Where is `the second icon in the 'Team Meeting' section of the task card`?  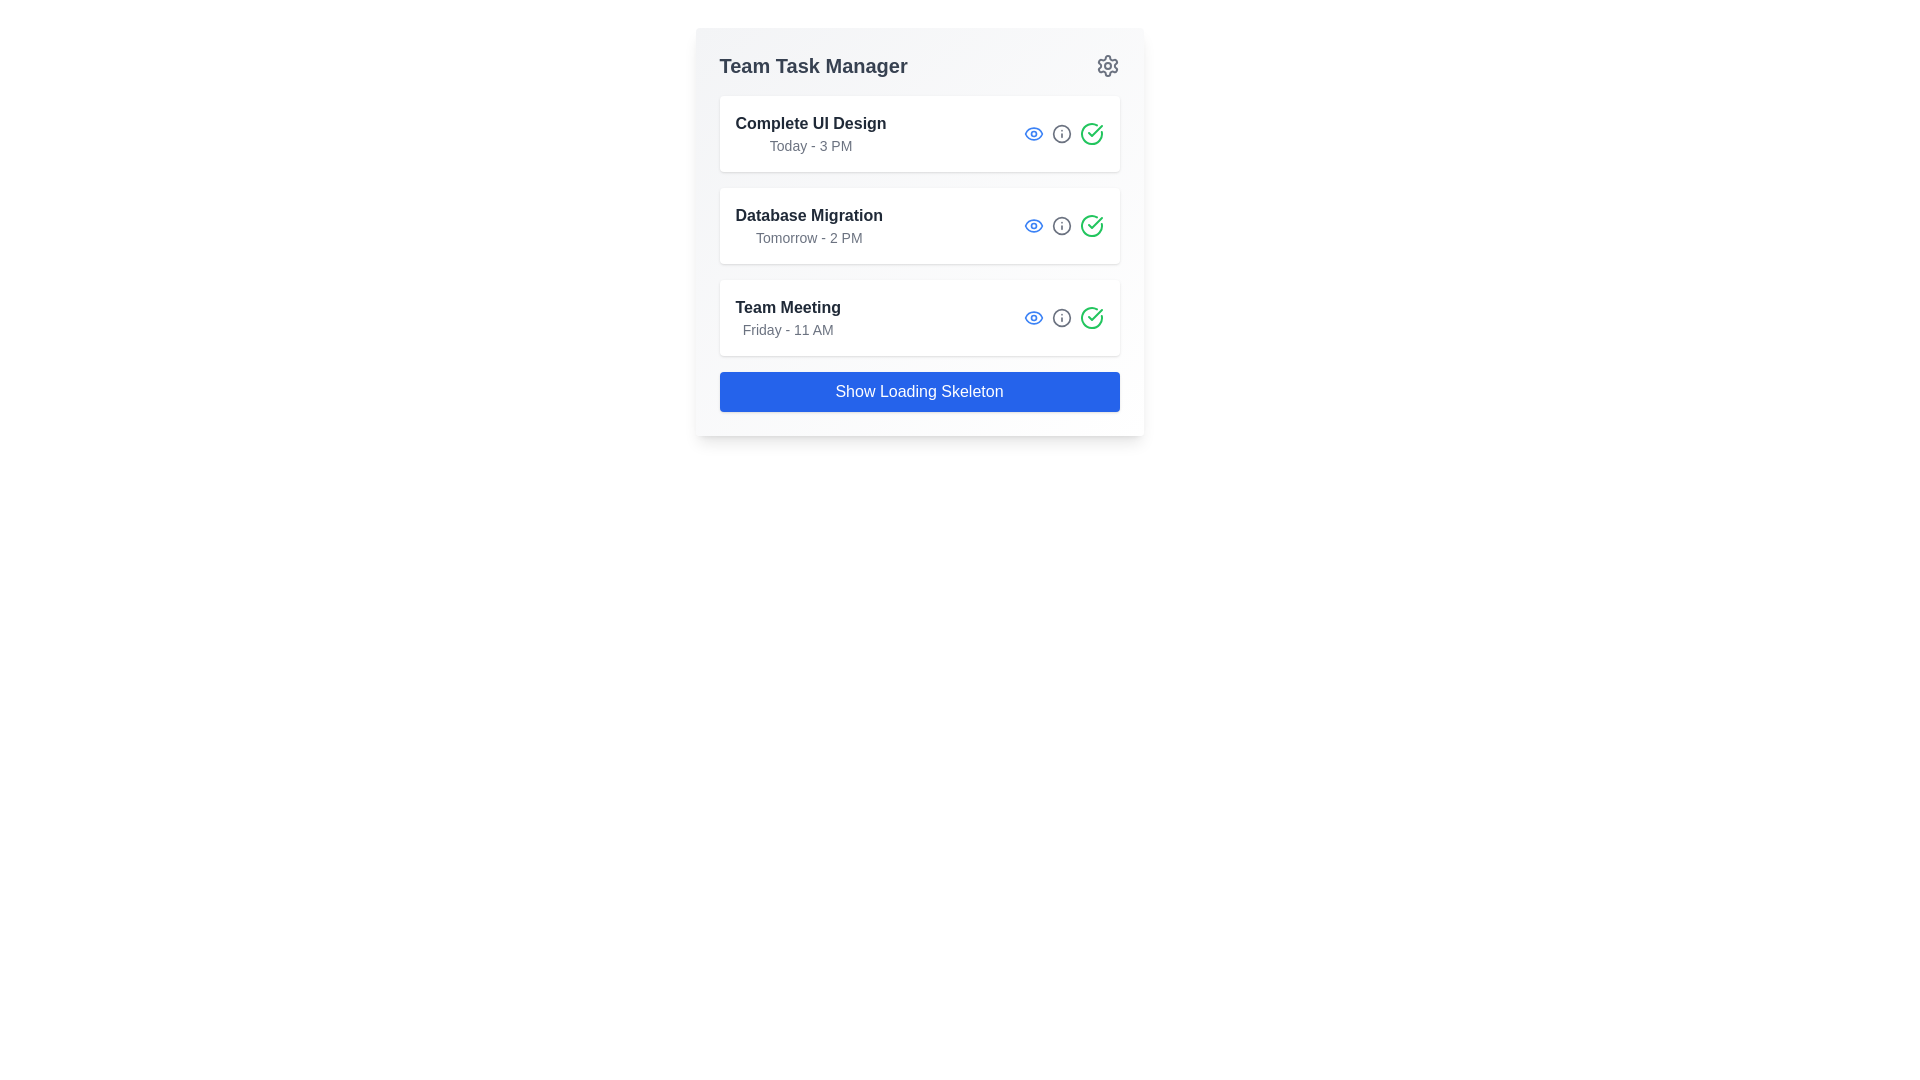 the second icon in the 'Team Meeting' section of the task card is located at coordinates (1062, 316).